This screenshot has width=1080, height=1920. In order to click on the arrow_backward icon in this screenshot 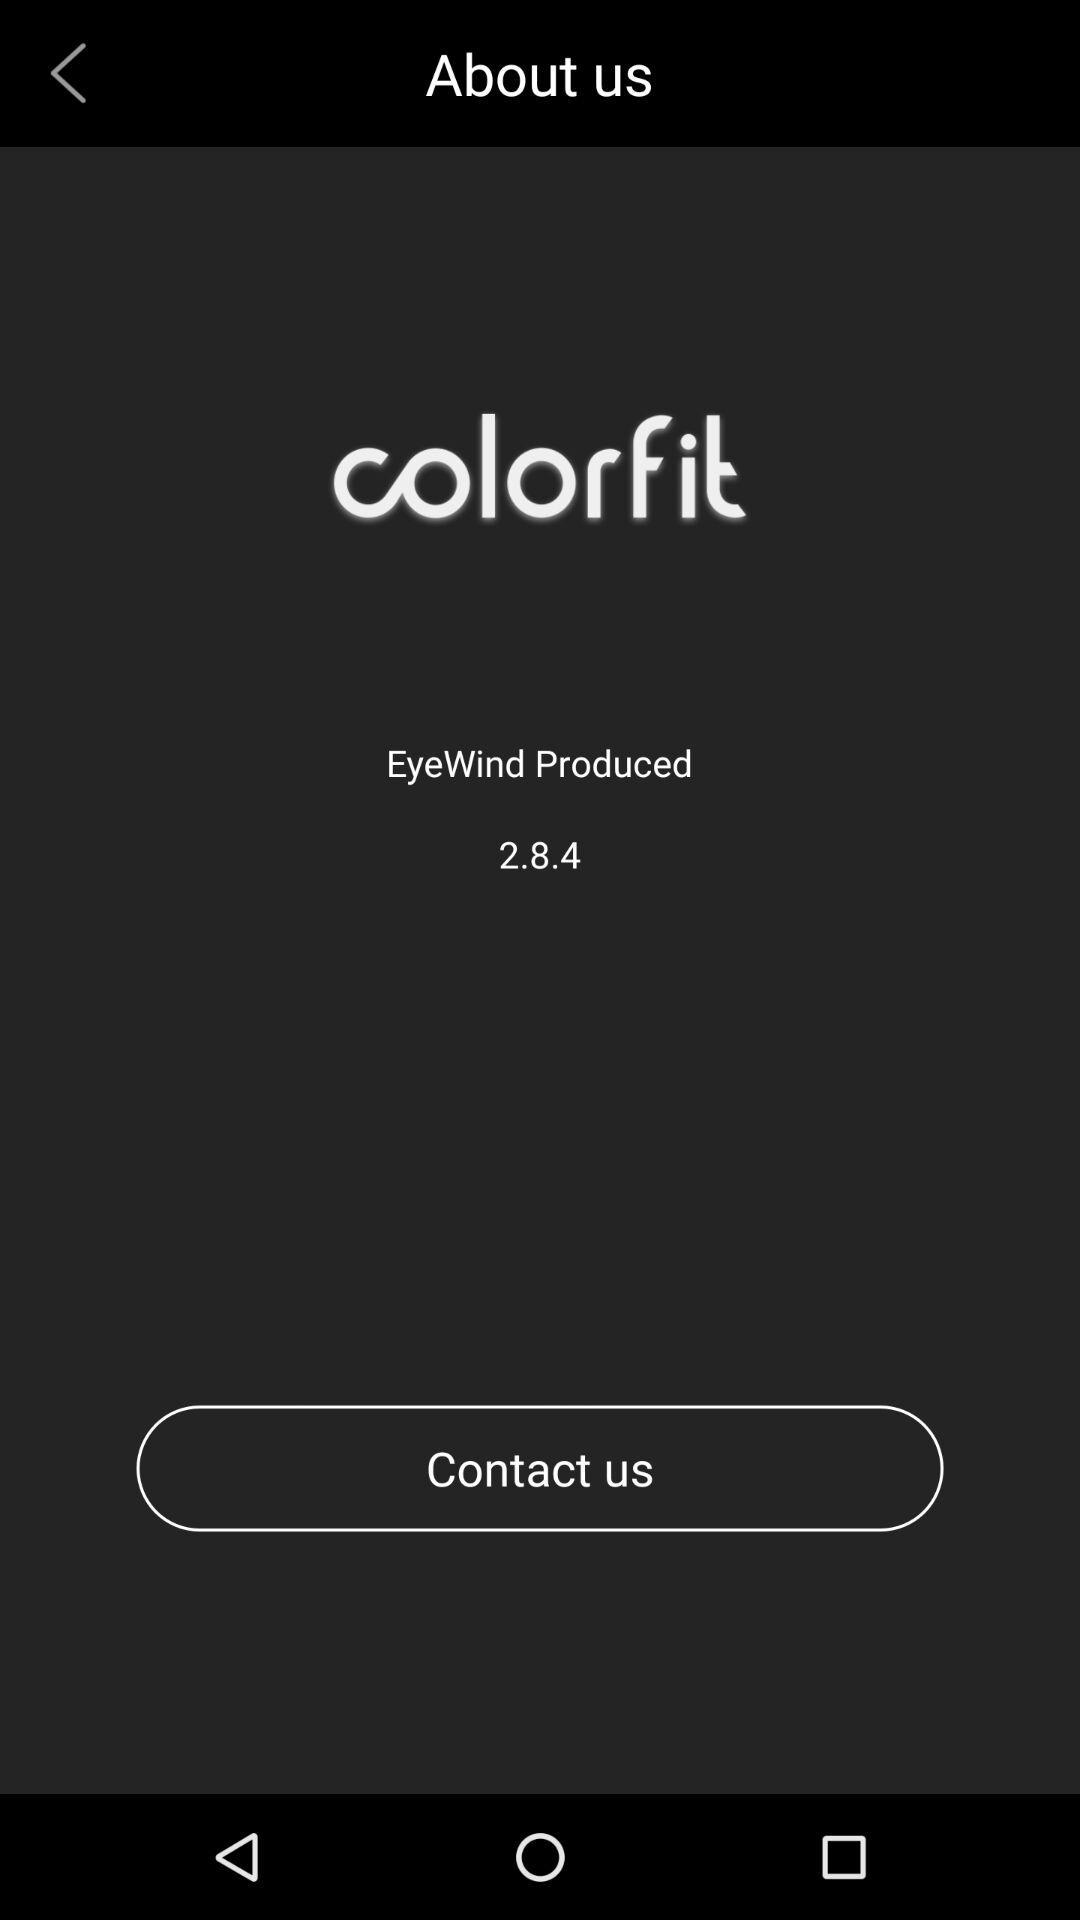, I will do `click(75, 78)`.